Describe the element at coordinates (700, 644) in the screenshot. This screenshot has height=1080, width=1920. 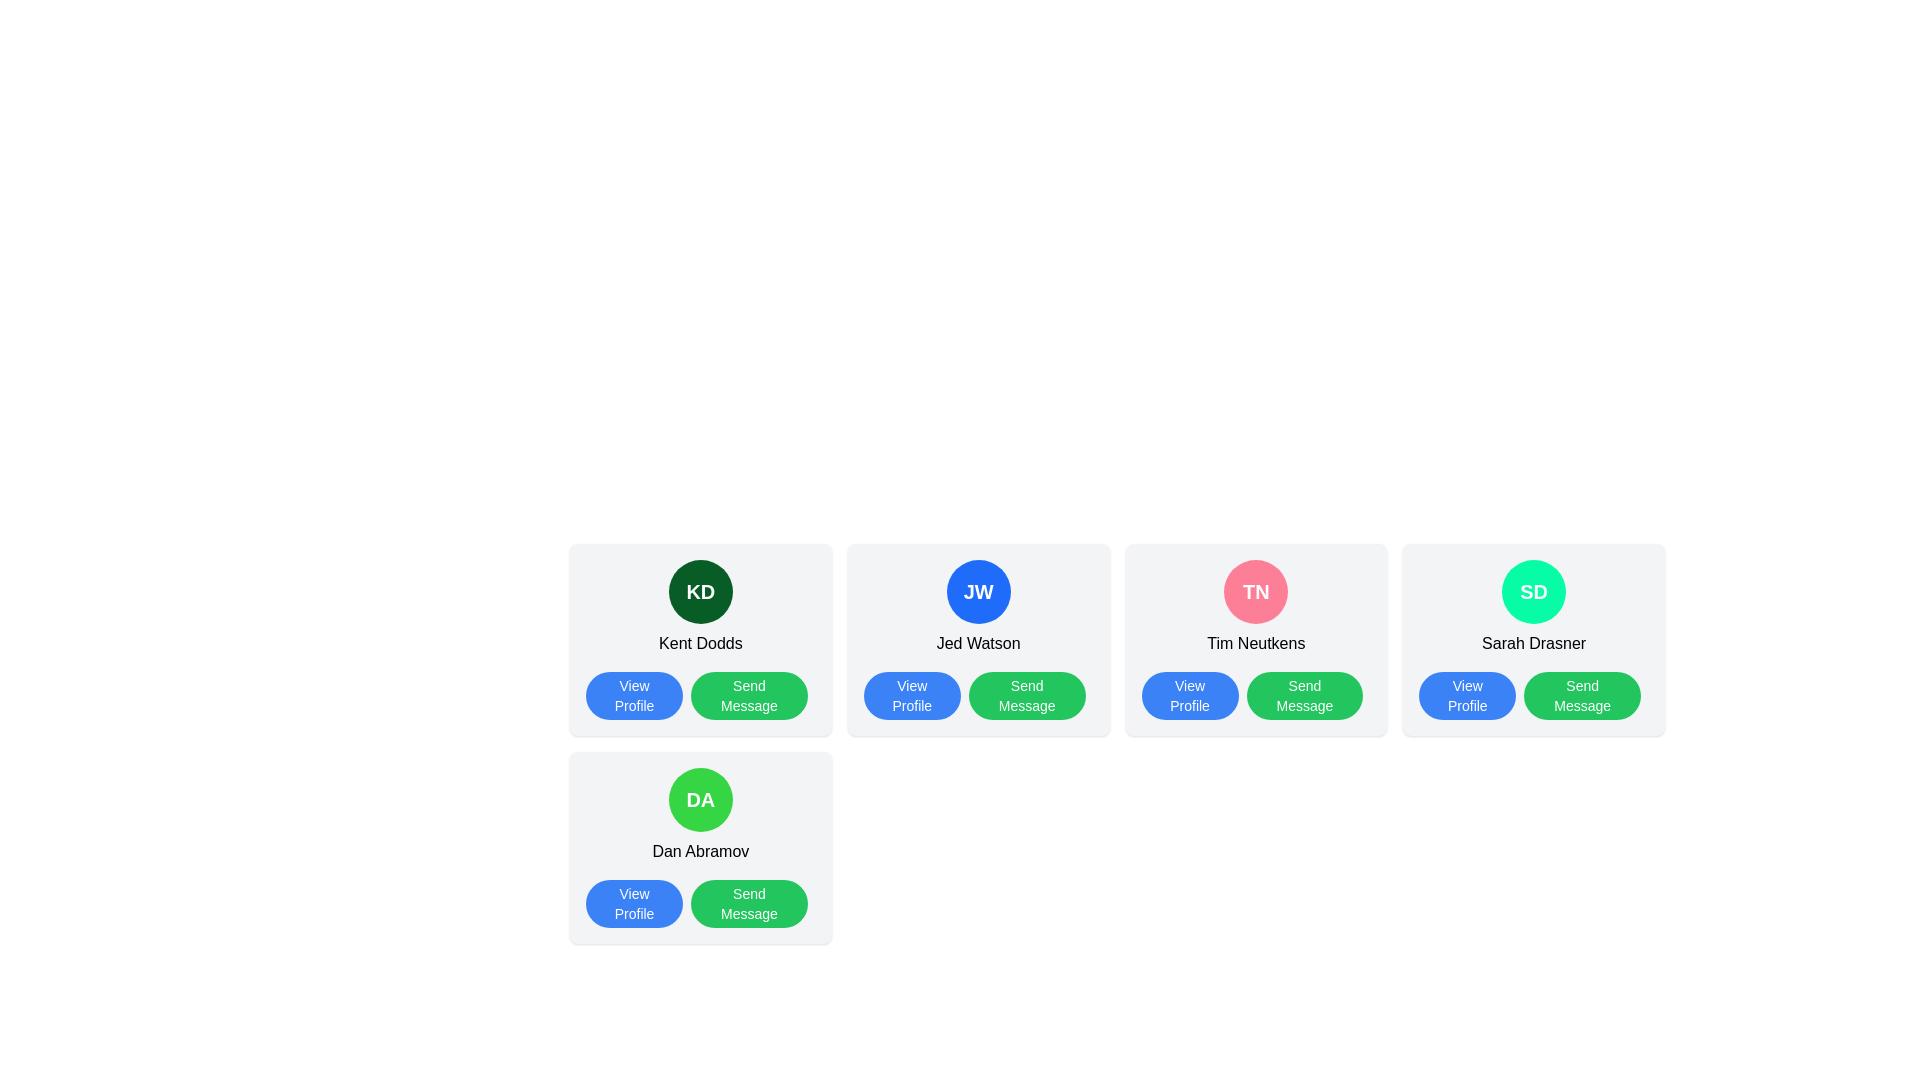
I see `the text label displaying 'Kent Dodds', which is styled with a medium font size and positioned below the avatar with initials 'KD'` at that location.